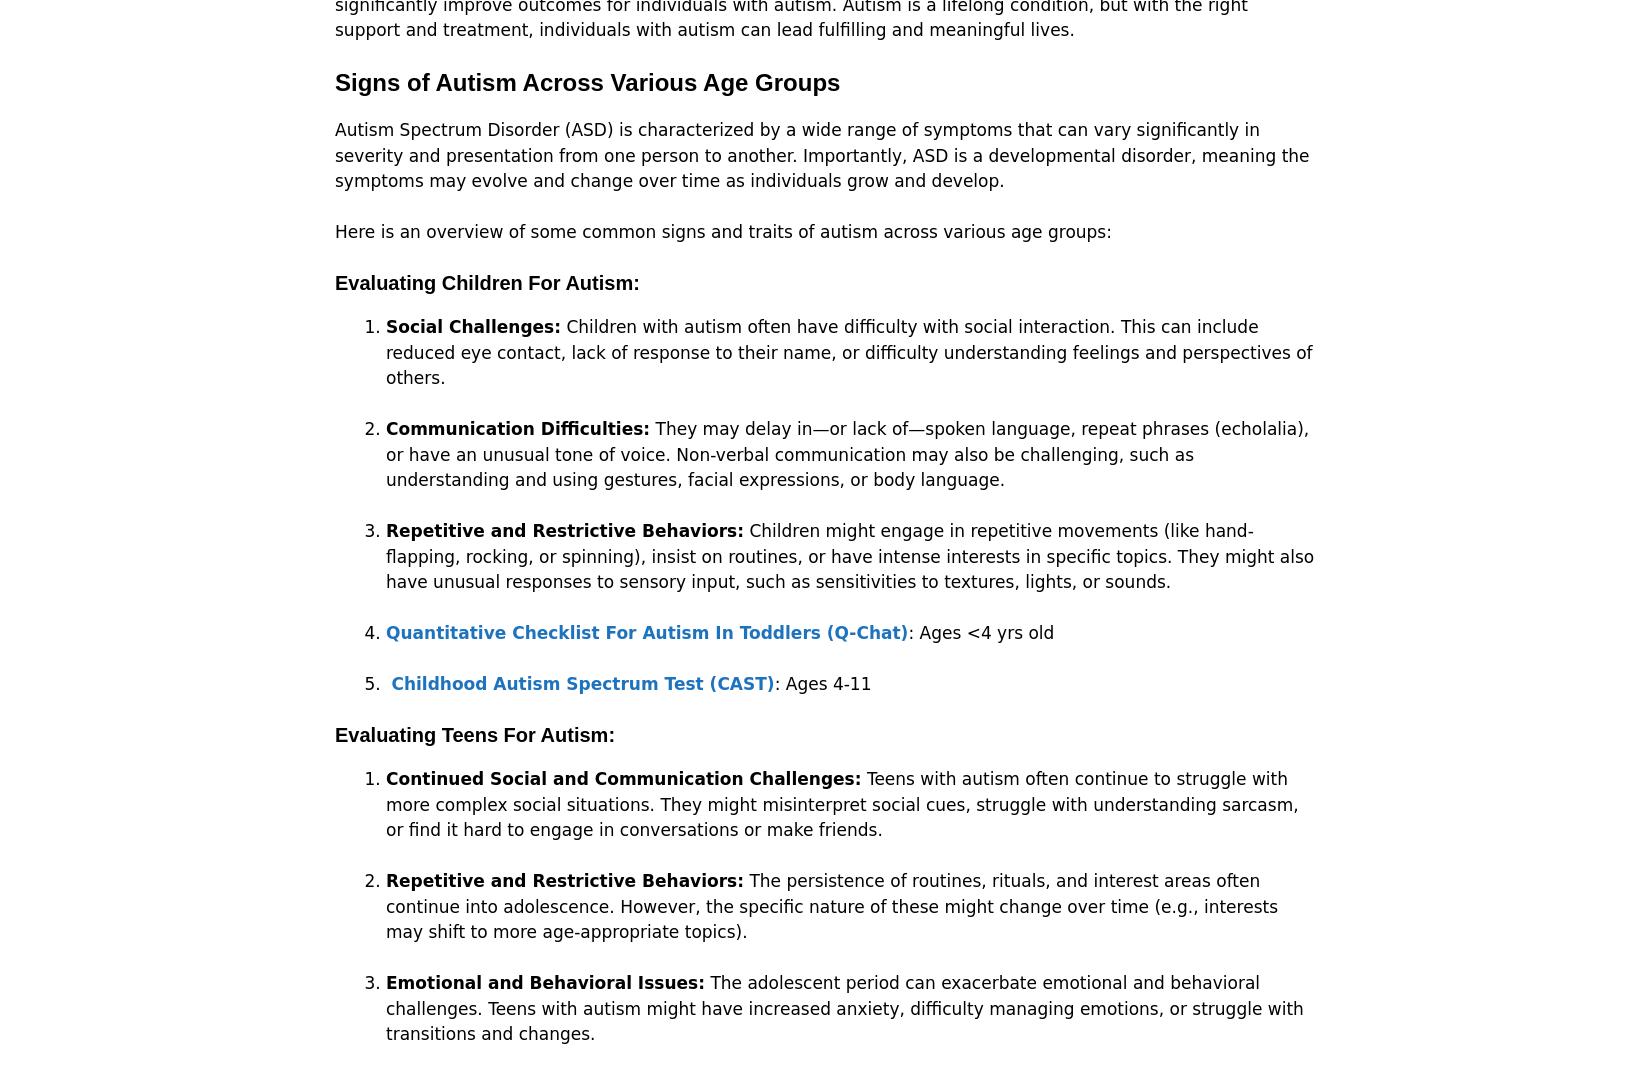 This screenshot has width=1650, height=1076. What do you see at coordinates (586, 82) in the screenshot?
I see `'Signs of Autism Across Various Age Groups'` at bounding box center [586, 82].